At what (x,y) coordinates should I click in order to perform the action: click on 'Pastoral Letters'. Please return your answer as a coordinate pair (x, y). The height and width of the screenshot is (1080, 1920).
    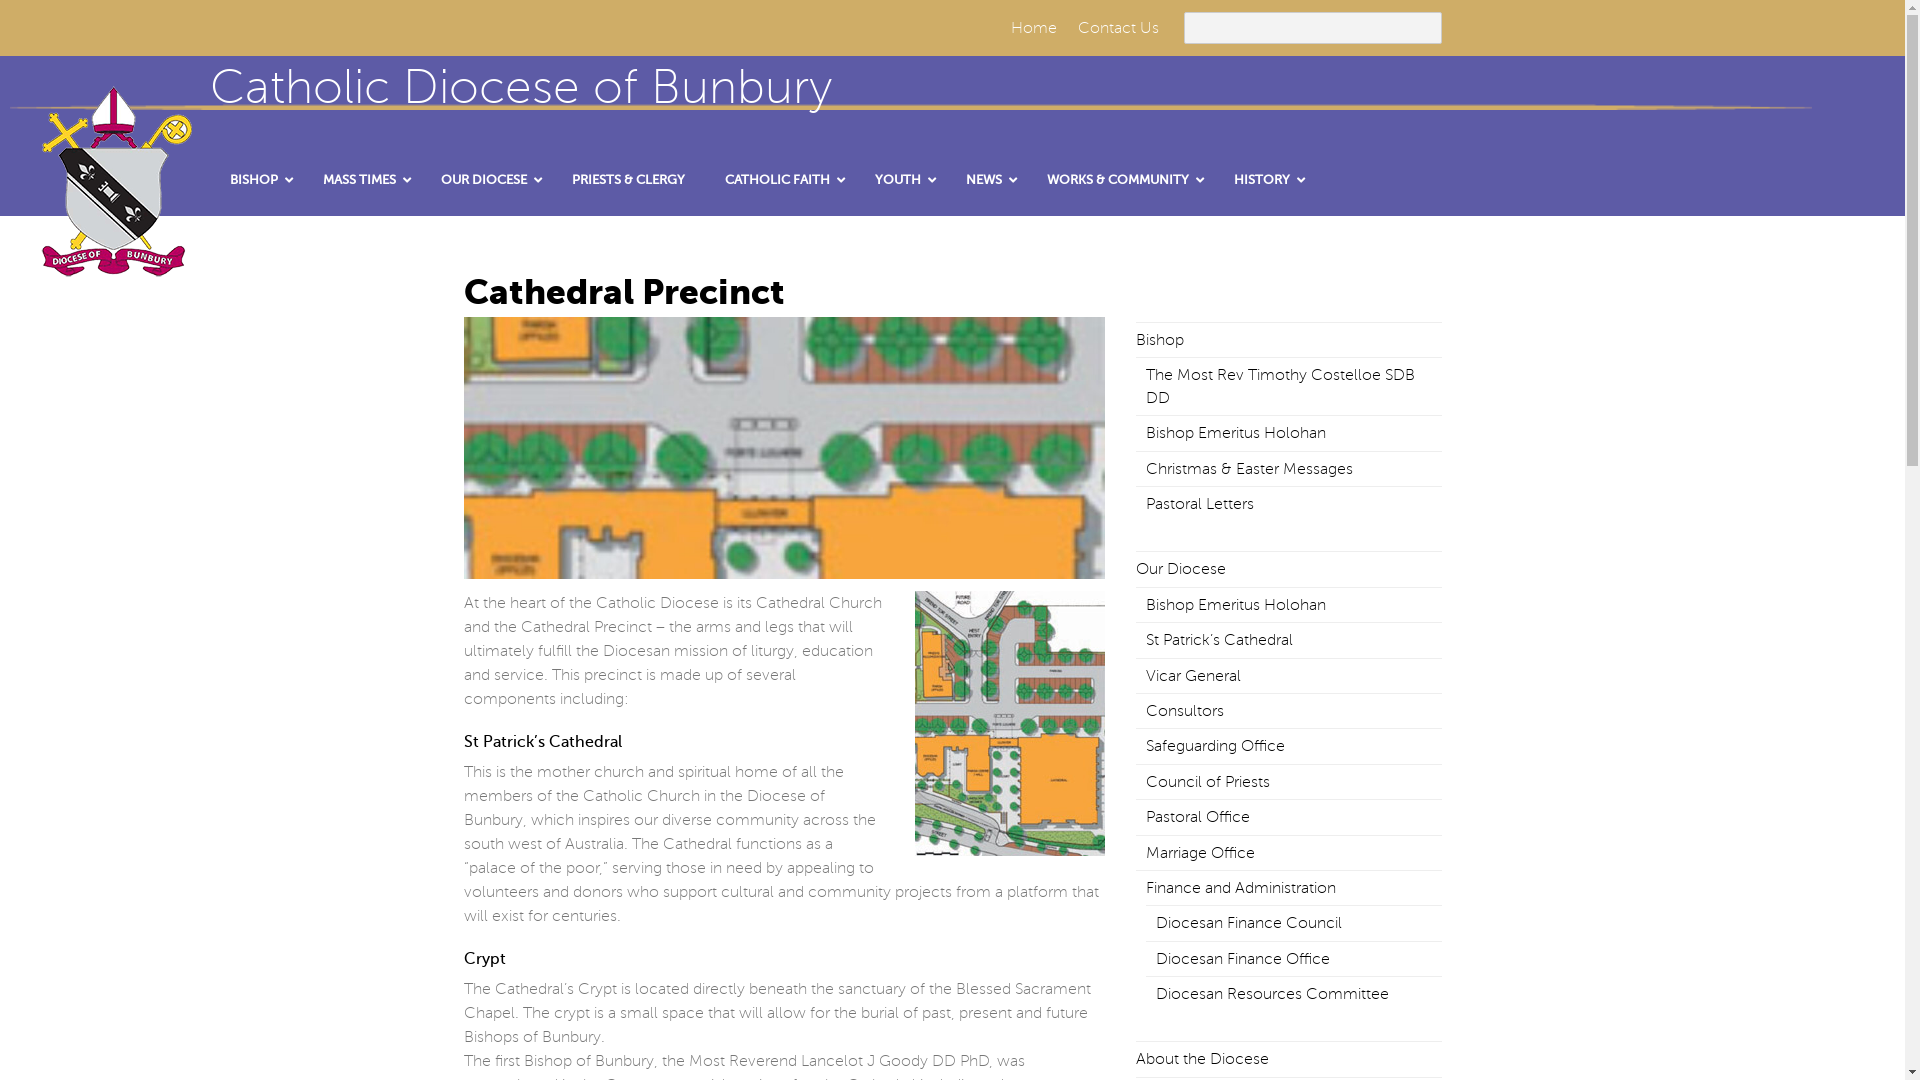
    Looking at the image, I should click on (1200, 503).